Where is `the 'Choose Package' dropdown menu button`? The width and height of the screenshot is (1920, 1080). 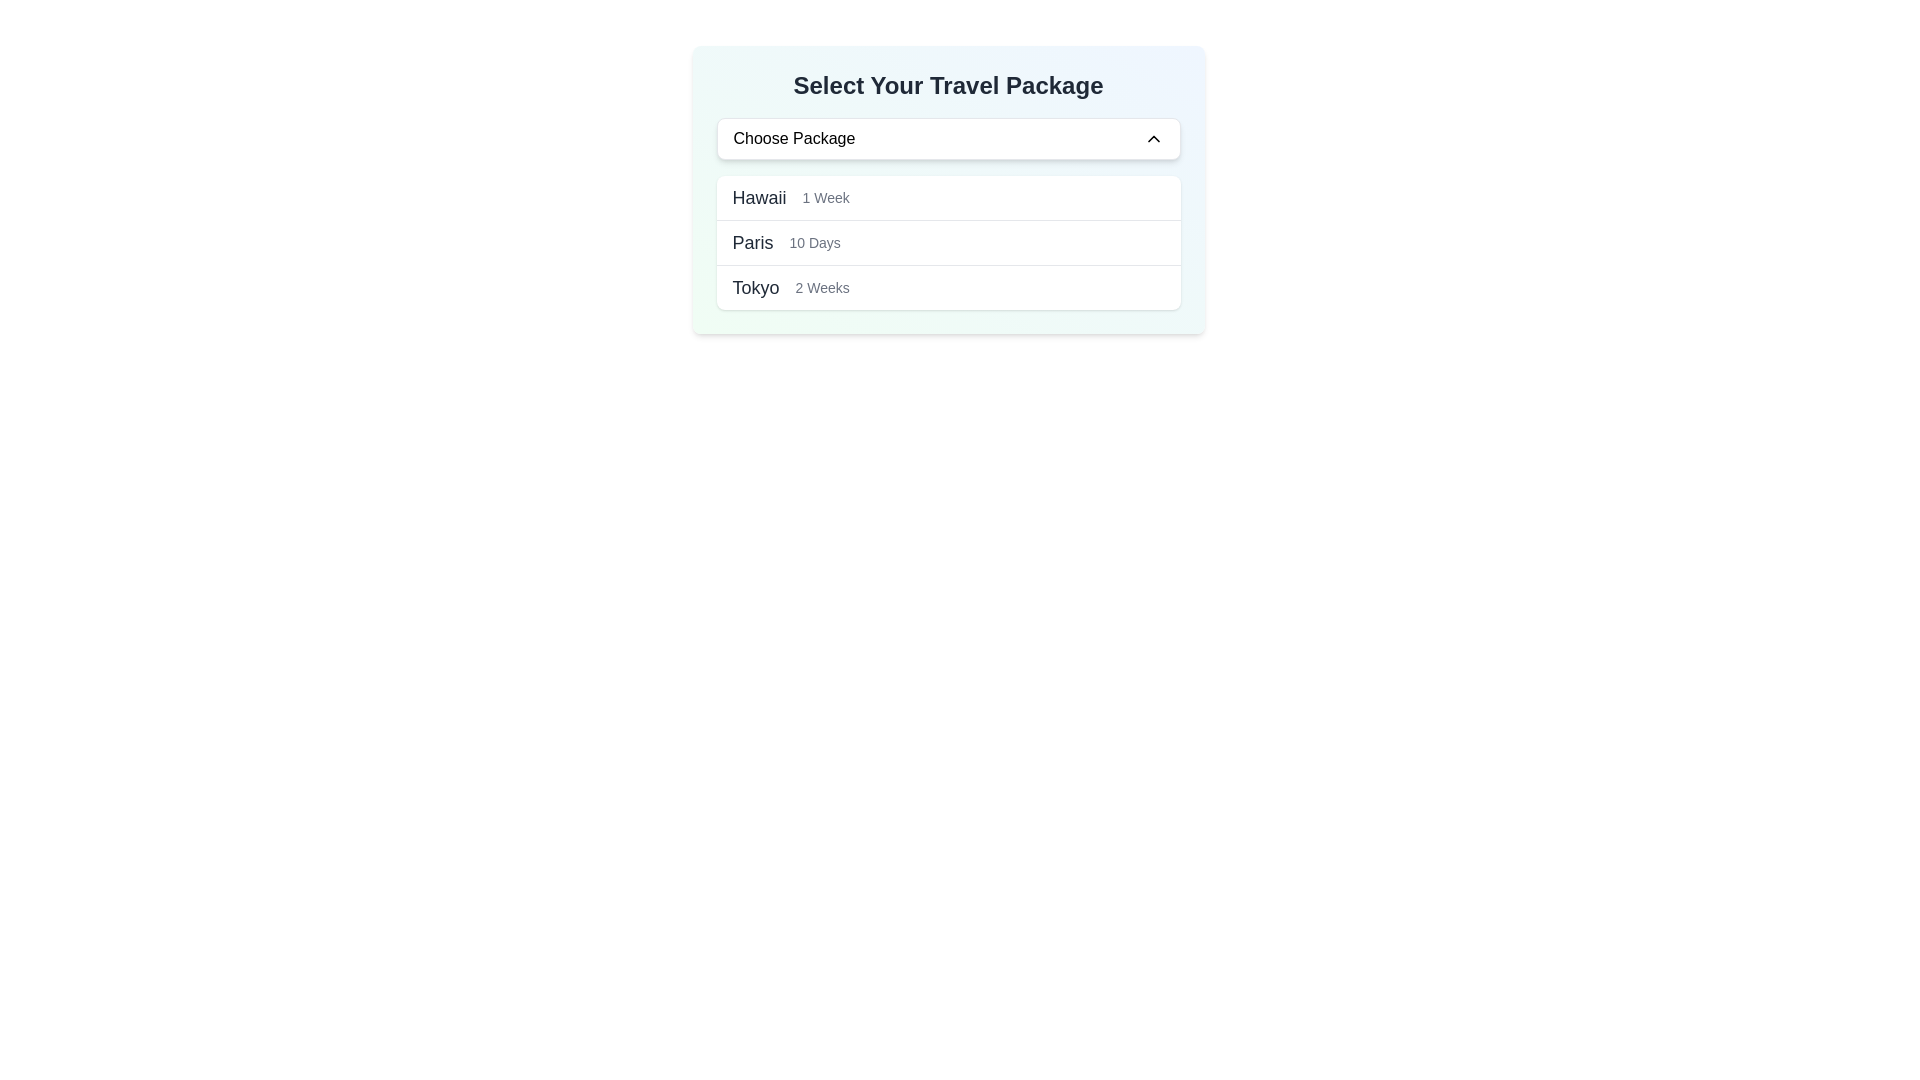
the 'Choose Package' dropdown menu button is located at coordinates (947, 137).